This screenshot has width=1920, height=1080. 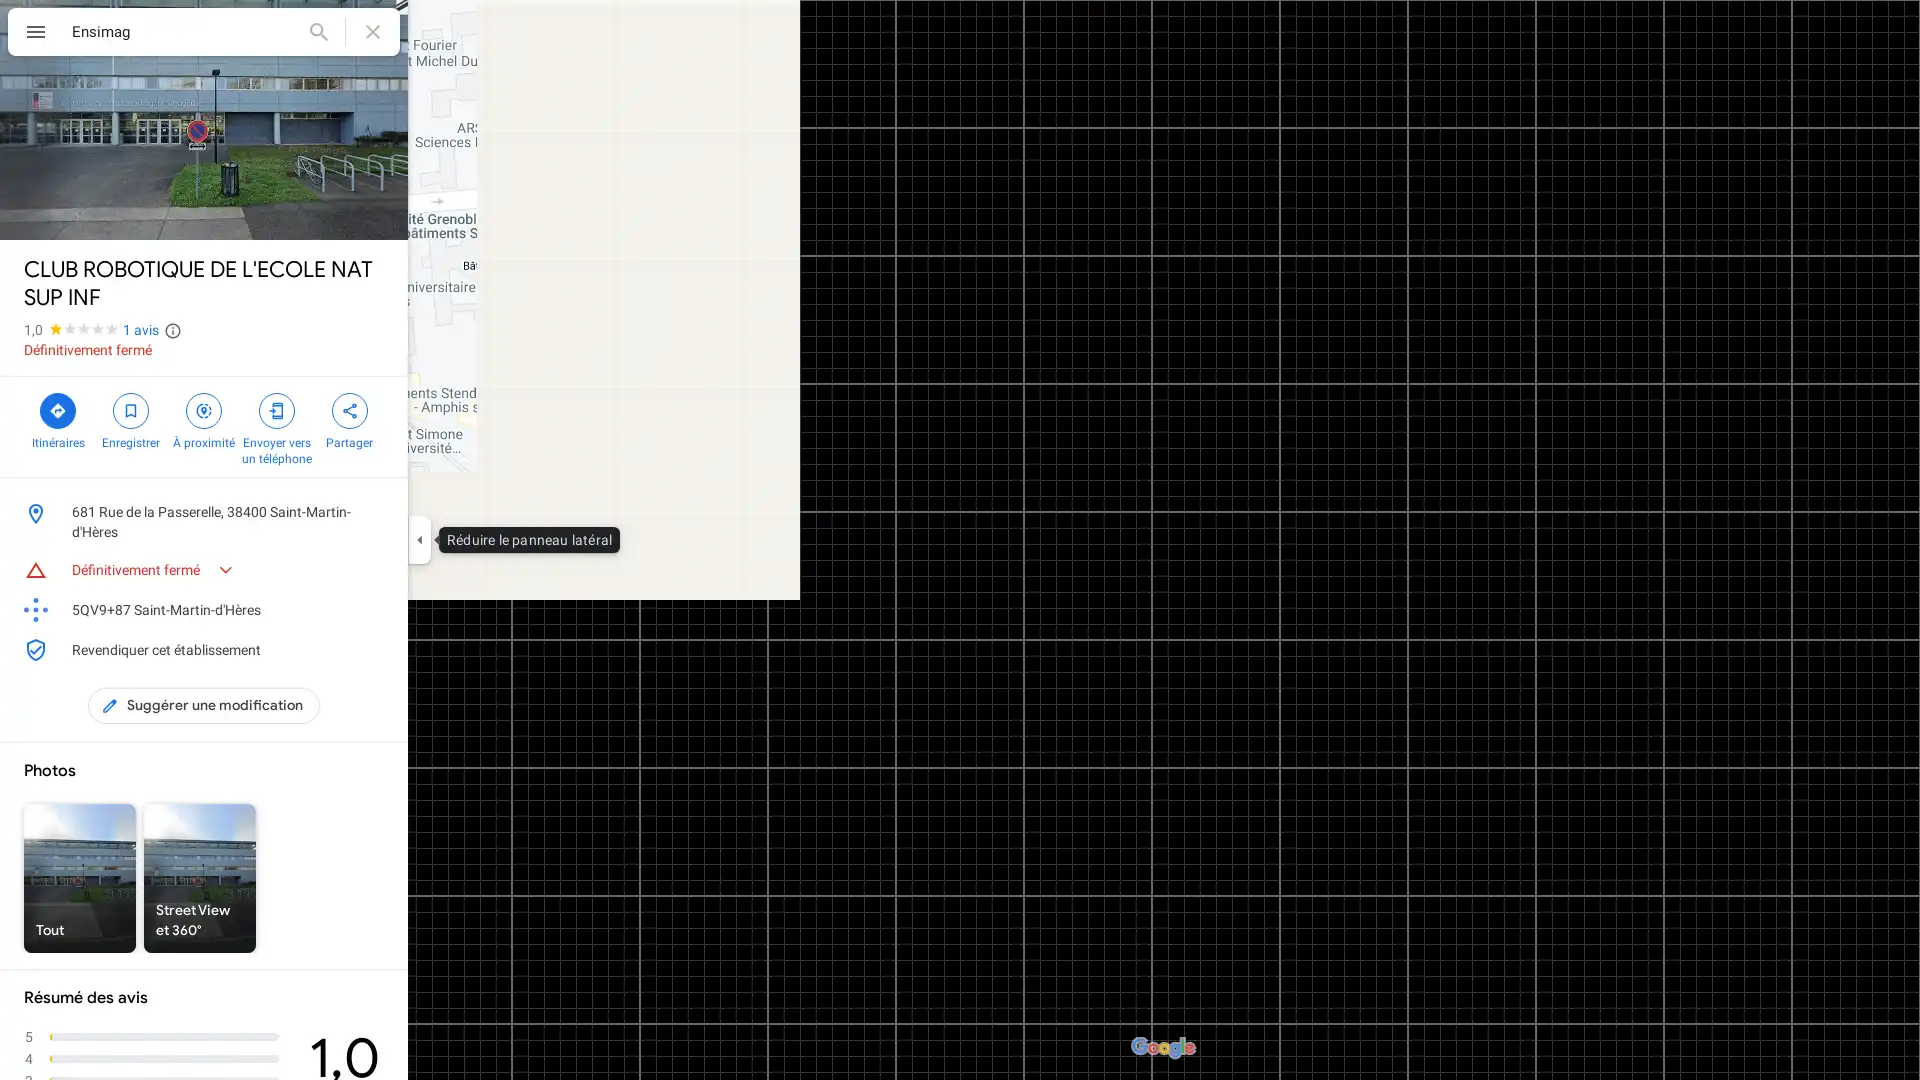 I want to click on Itineraire vers CLUB ROBOTIQUE DE L'ECOLE NAT SUP INF, so click(x=57, y=418).